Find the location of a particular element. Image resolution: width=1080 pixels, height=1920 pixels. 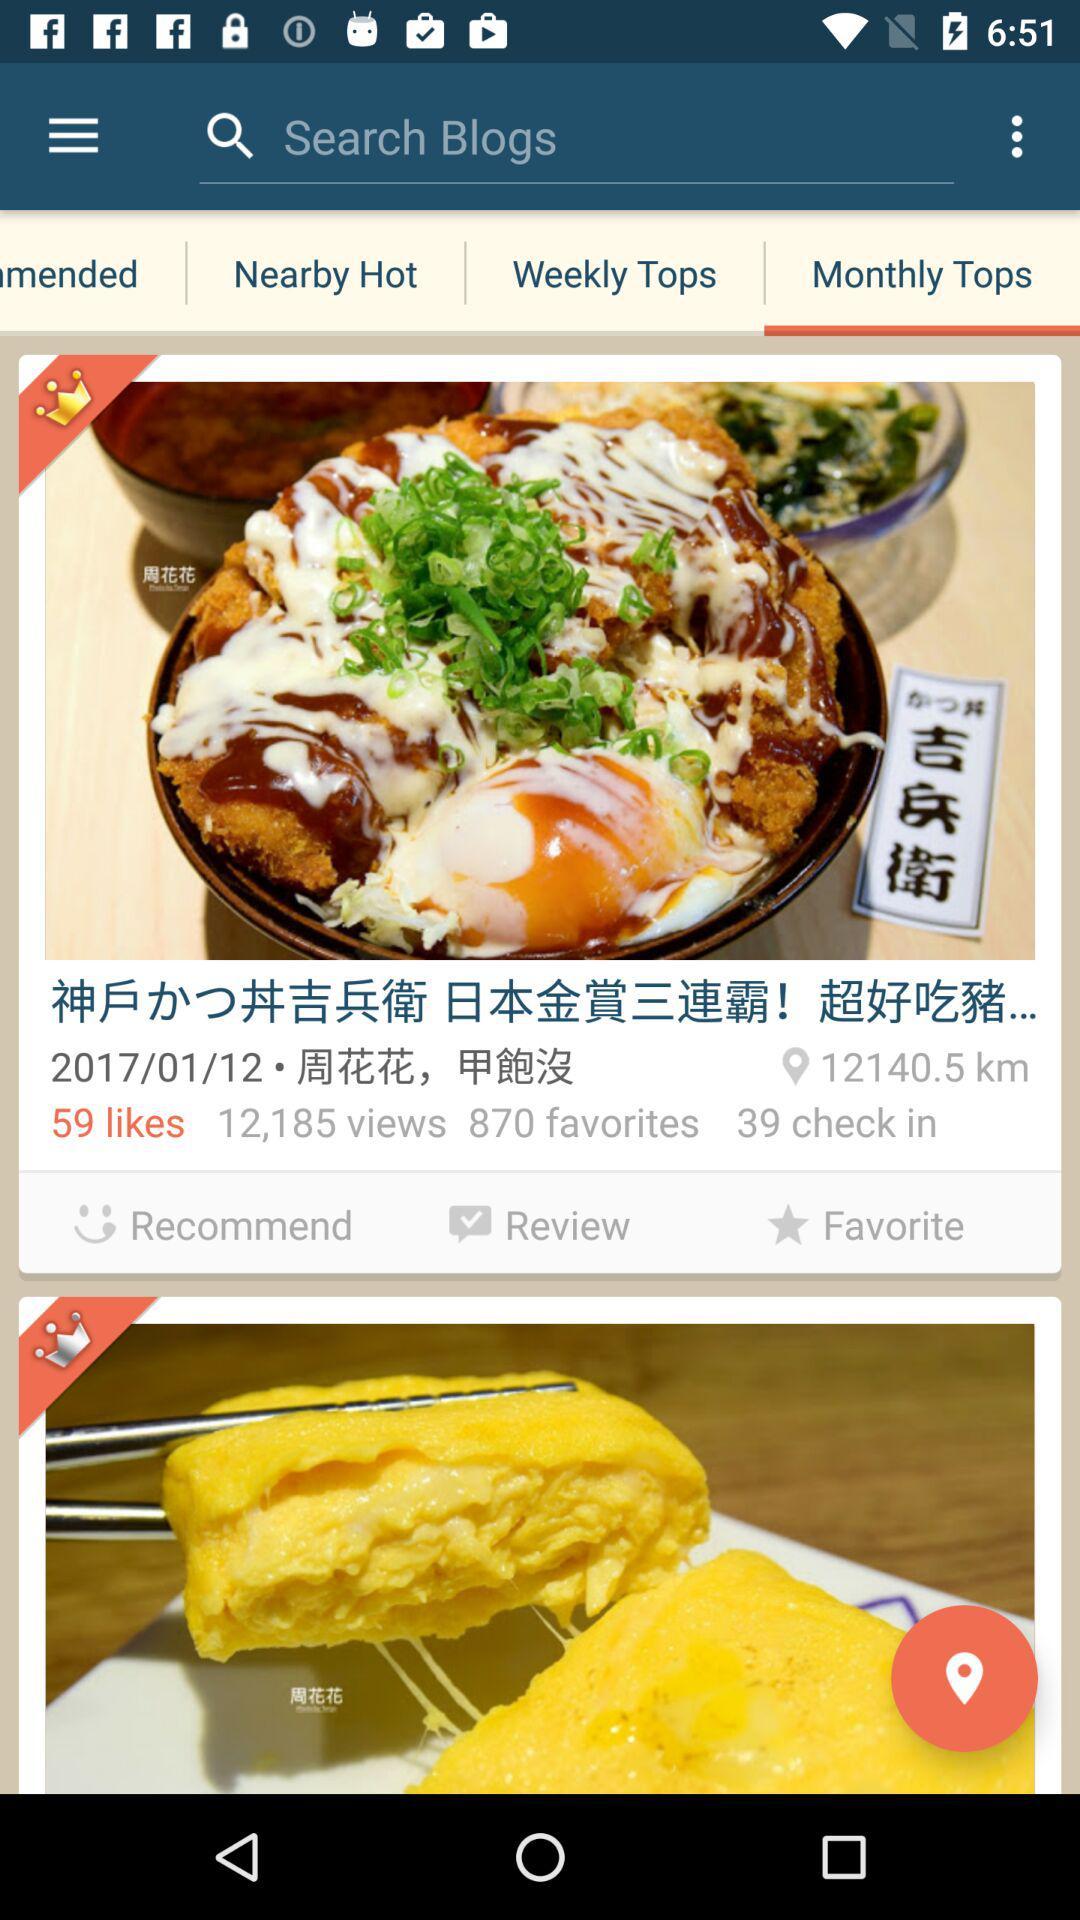

the item to the right of 870 favorites icon is located at coordinates (818, 1126).